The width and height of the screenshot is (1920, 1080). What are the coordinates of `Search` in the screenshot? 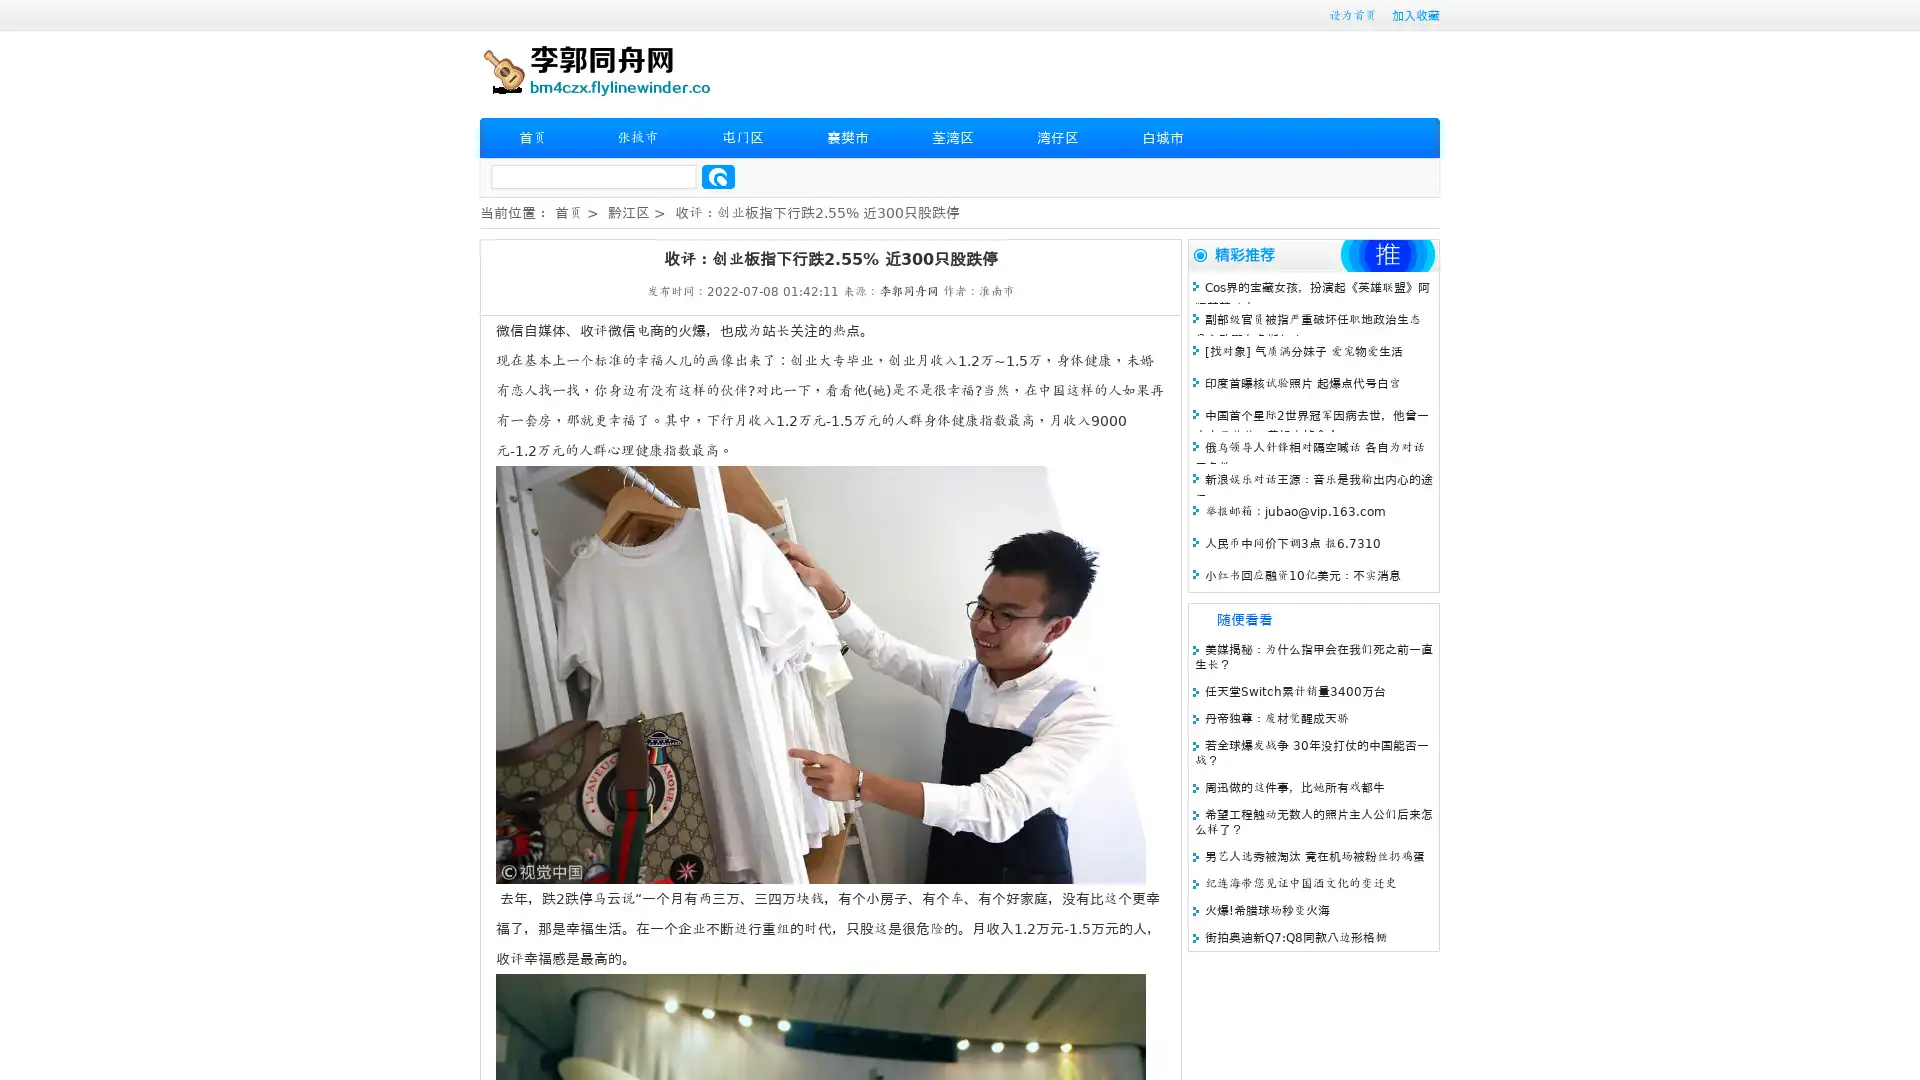 It's located at (718, 176).